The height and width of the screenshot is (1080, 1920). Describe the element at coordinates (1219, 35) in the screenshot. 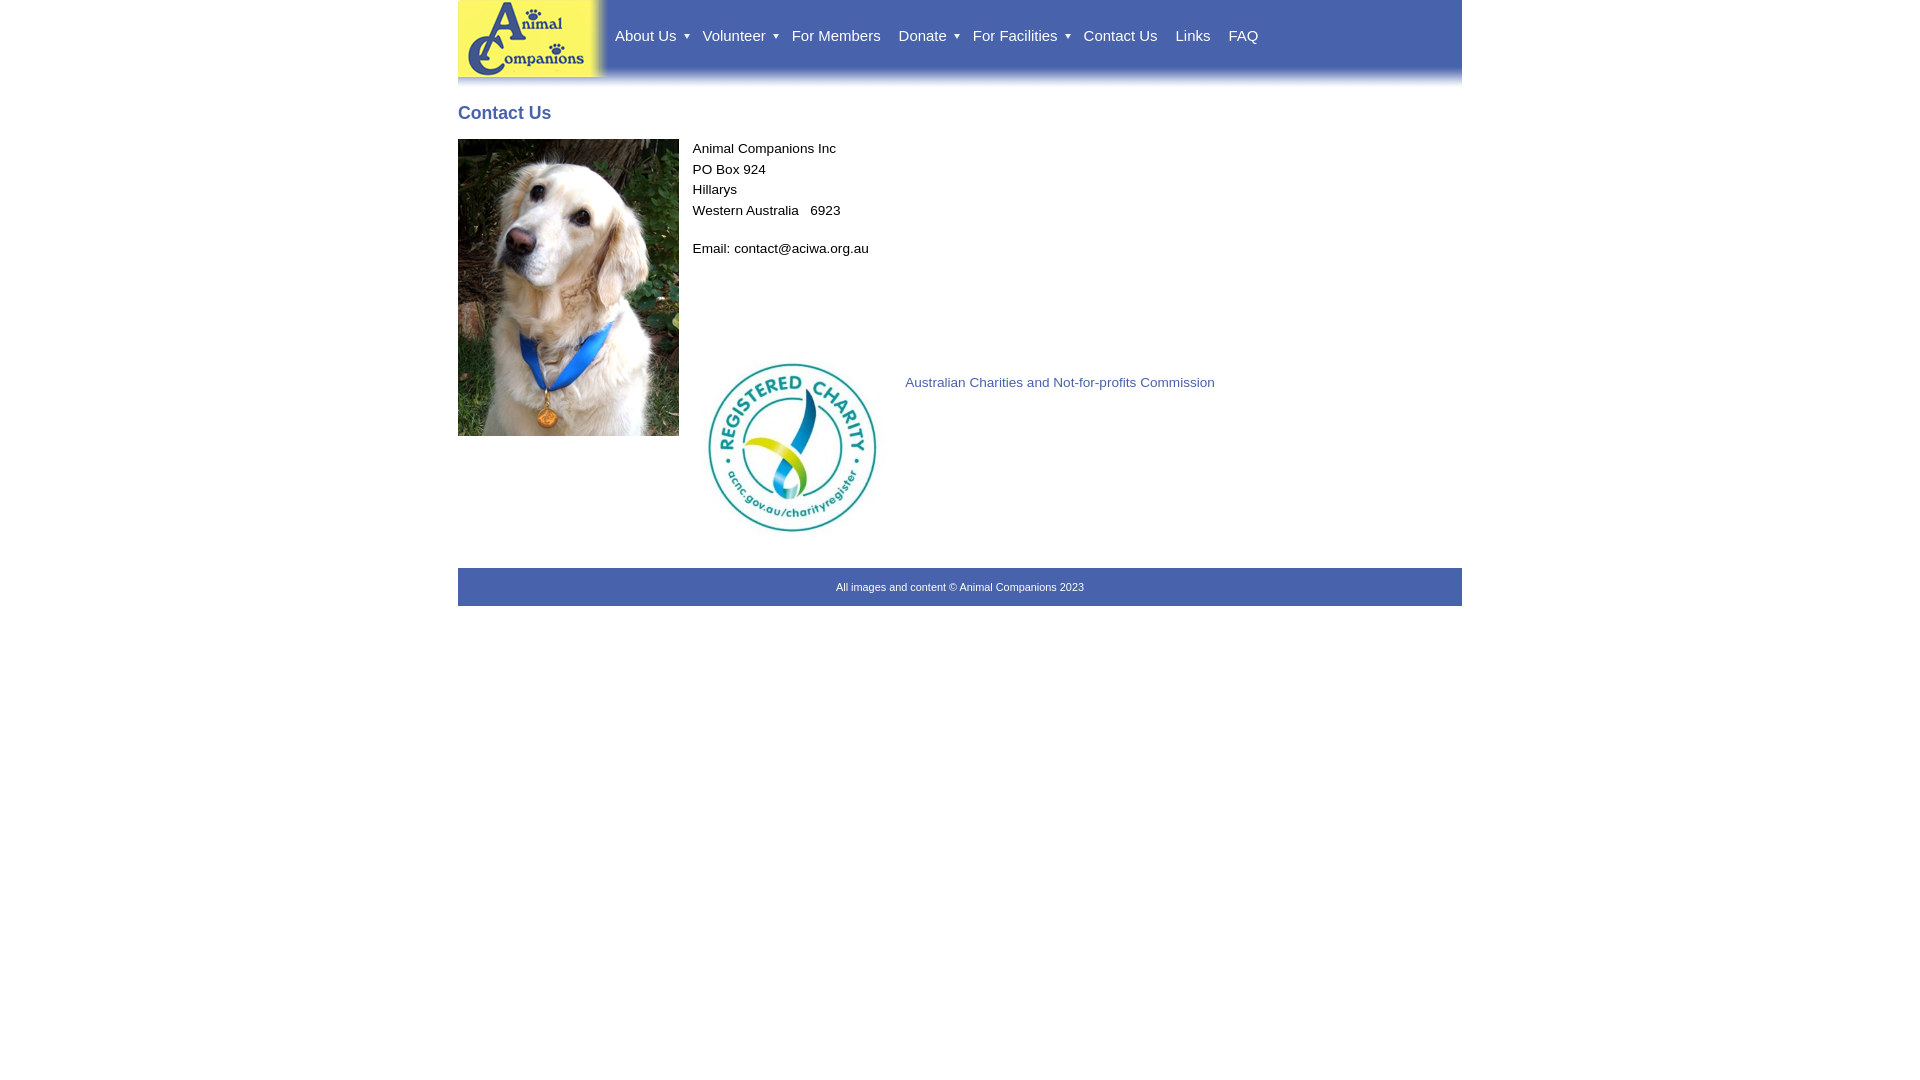

I see `'FAQ'` at that location.